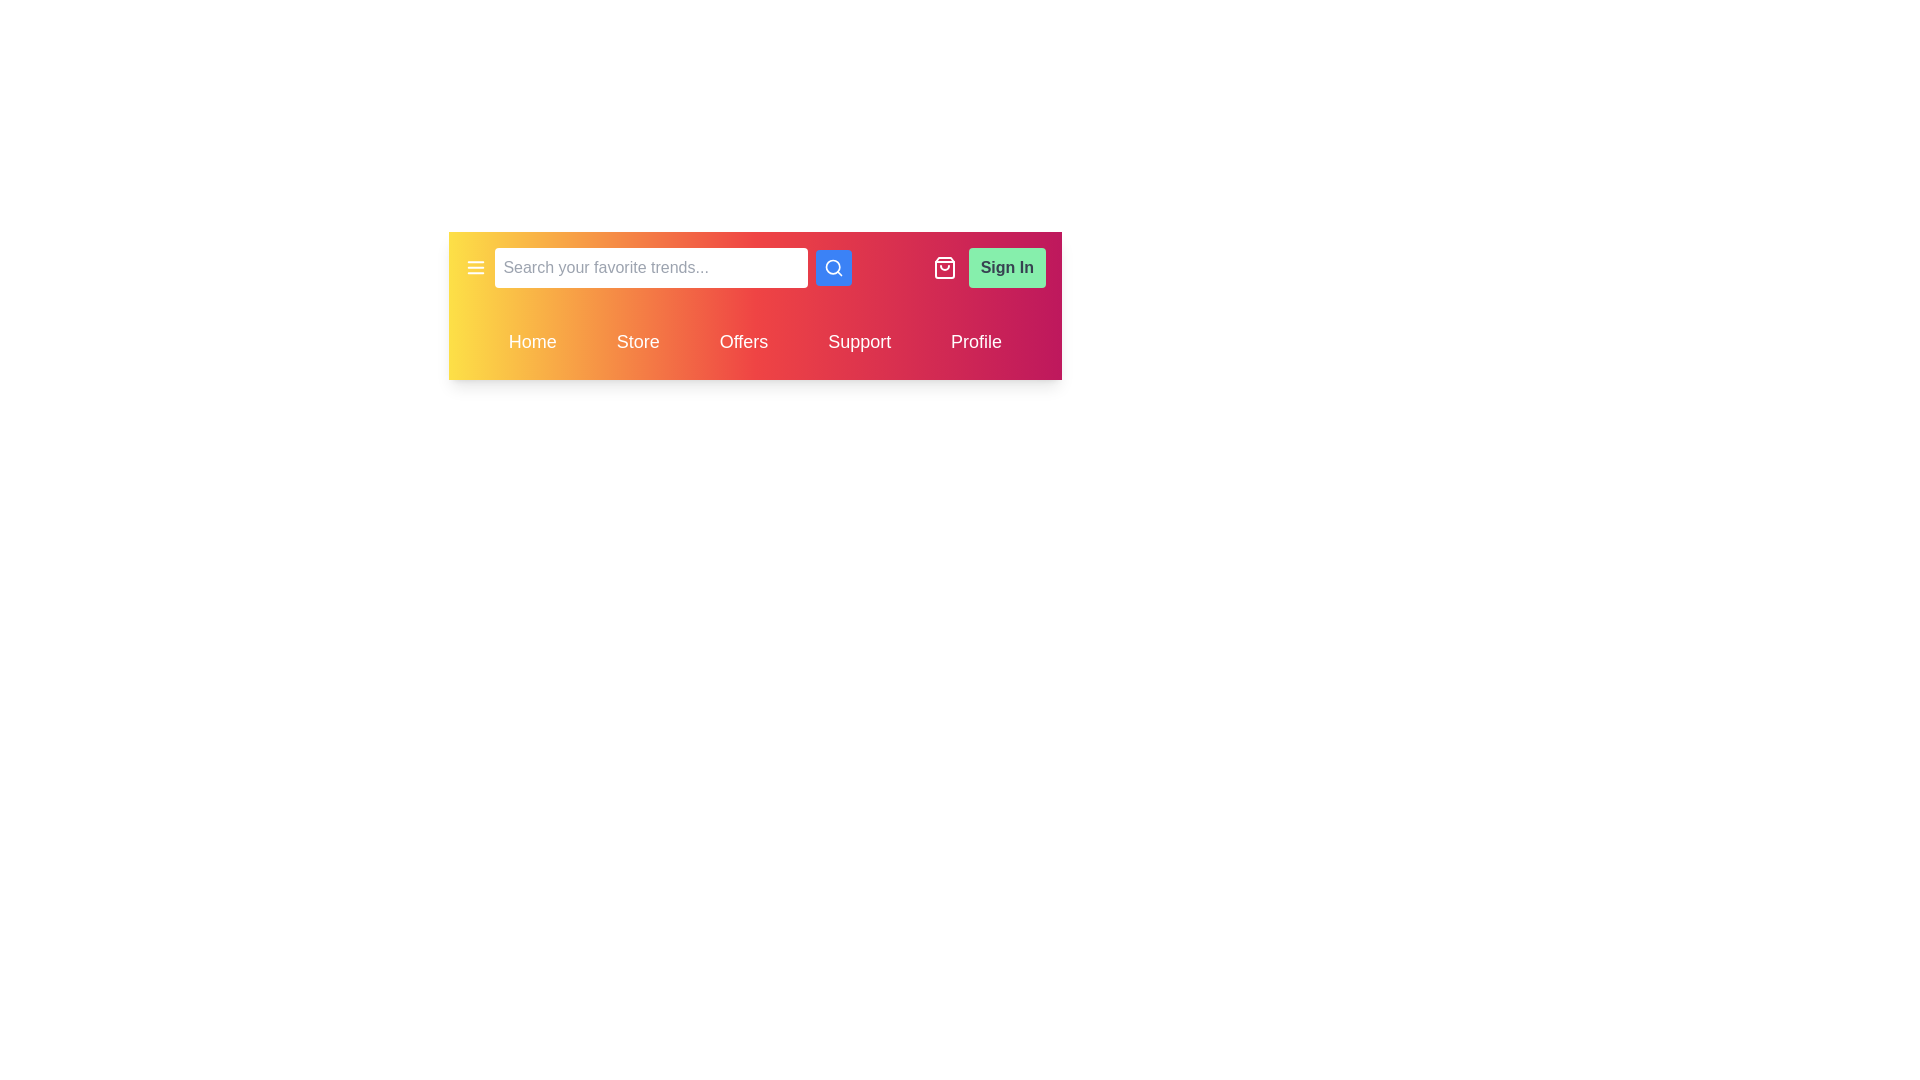  I want to click on the navigation button labeled Support, so click(859, 341).